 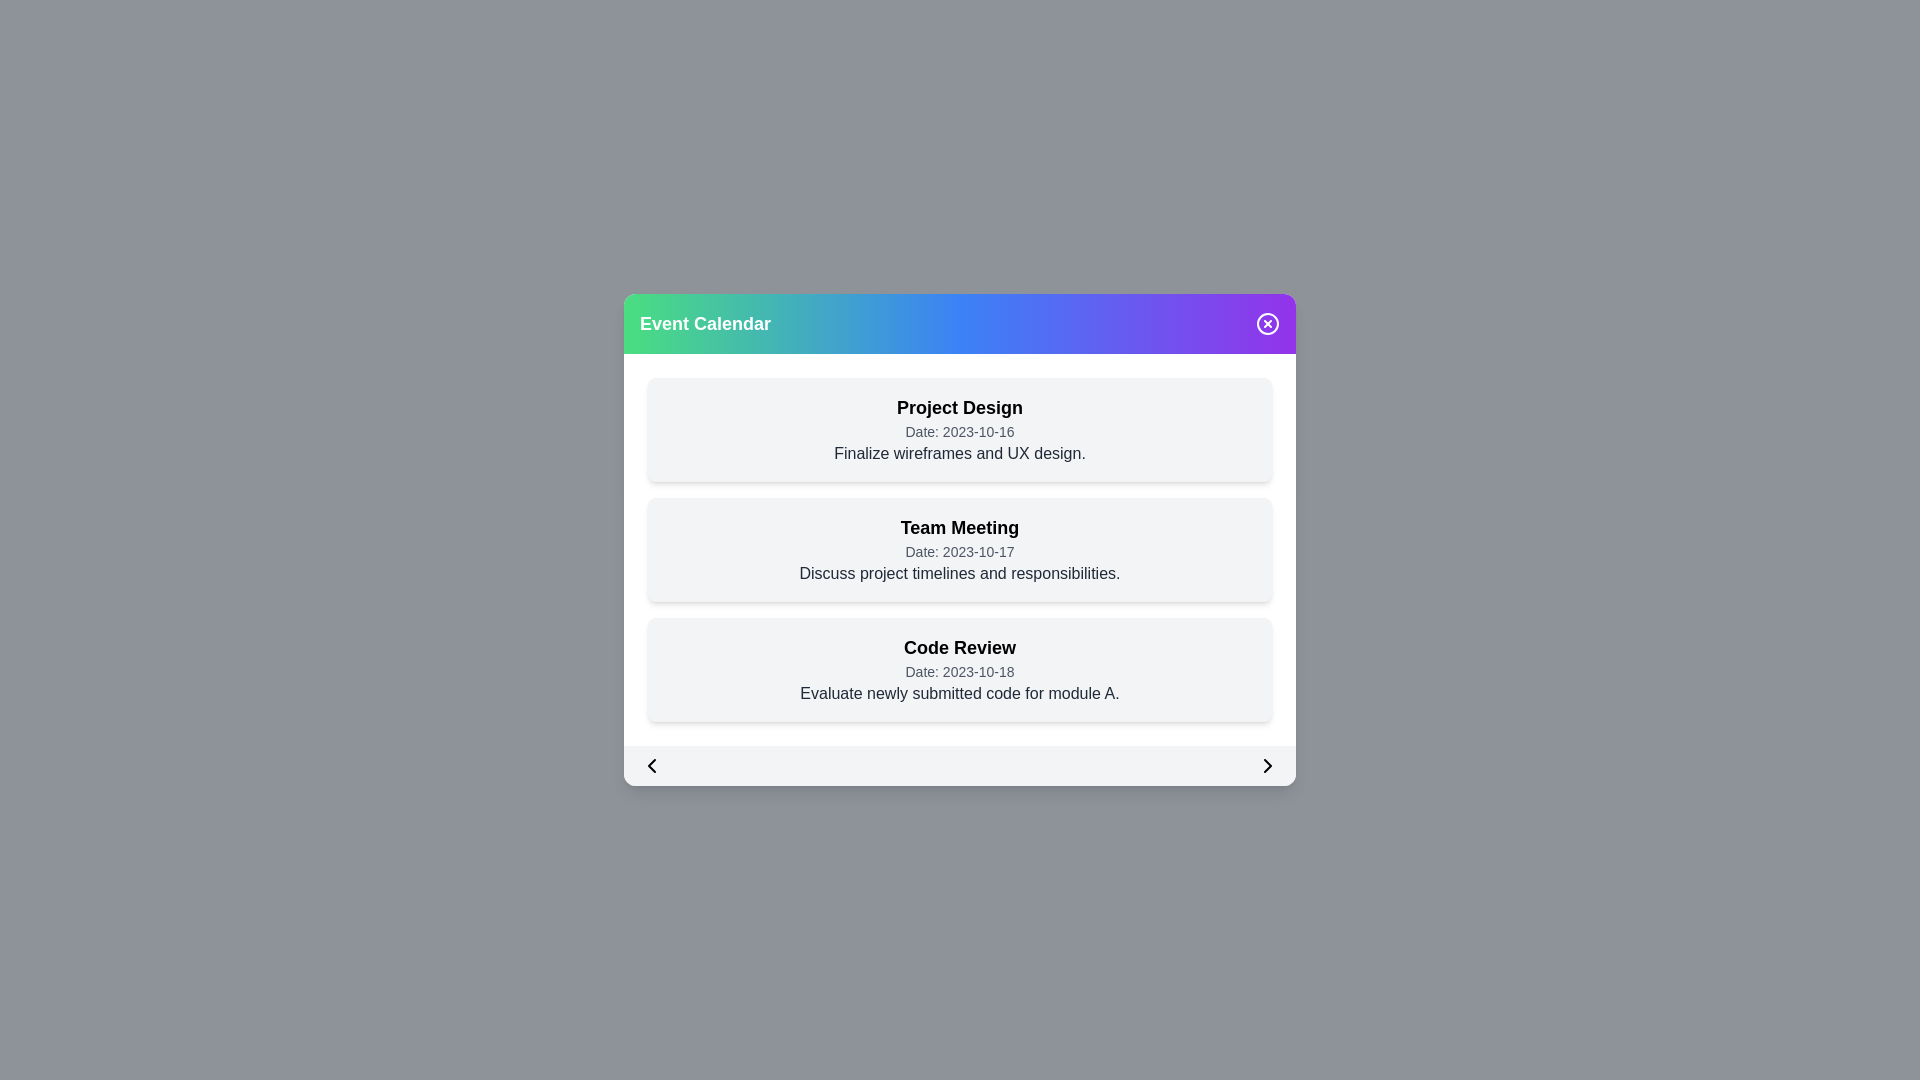 What do you see at coordinates (652, 765) in the screenshot?
I see `the left arrow button to navigate to the previous set of events` at bounding box center [652, 765].